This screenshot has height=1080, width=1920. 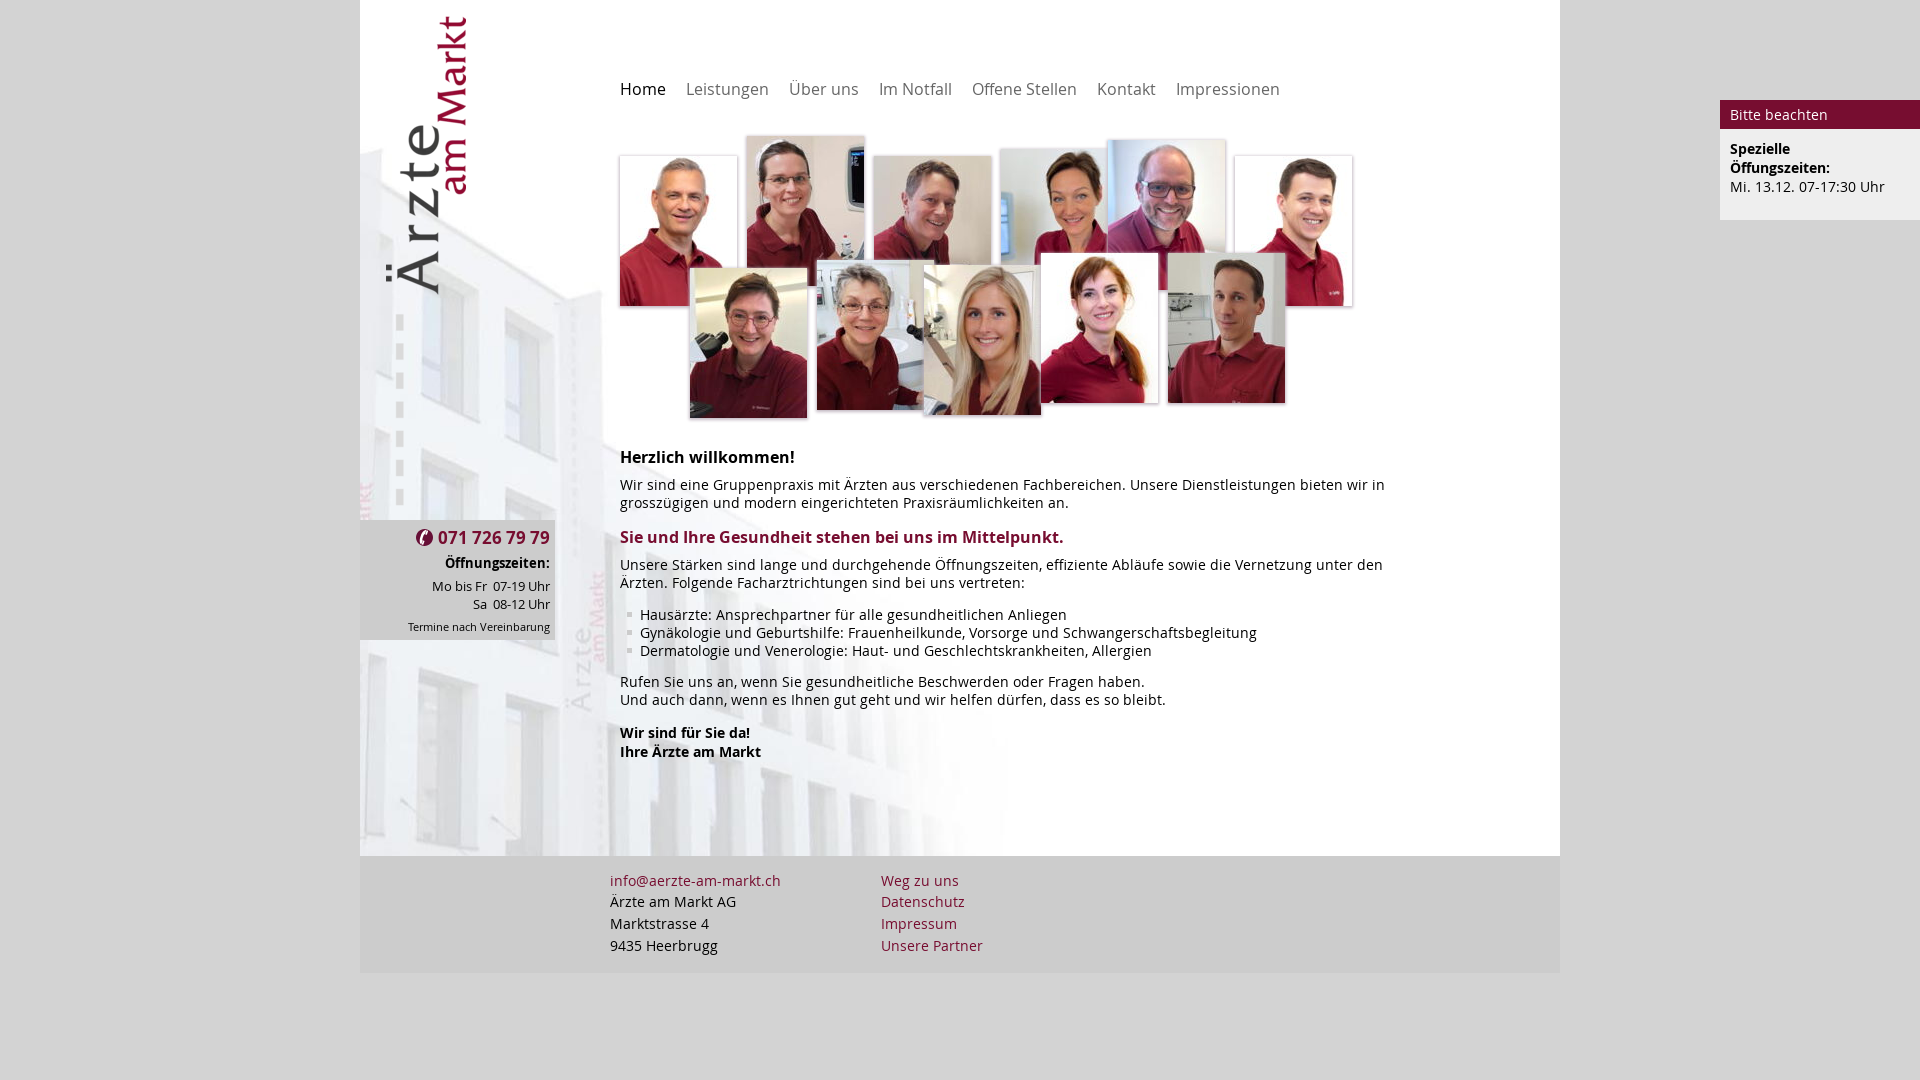 I want to click on 'Datenschutz', so click(x=930, y=902).